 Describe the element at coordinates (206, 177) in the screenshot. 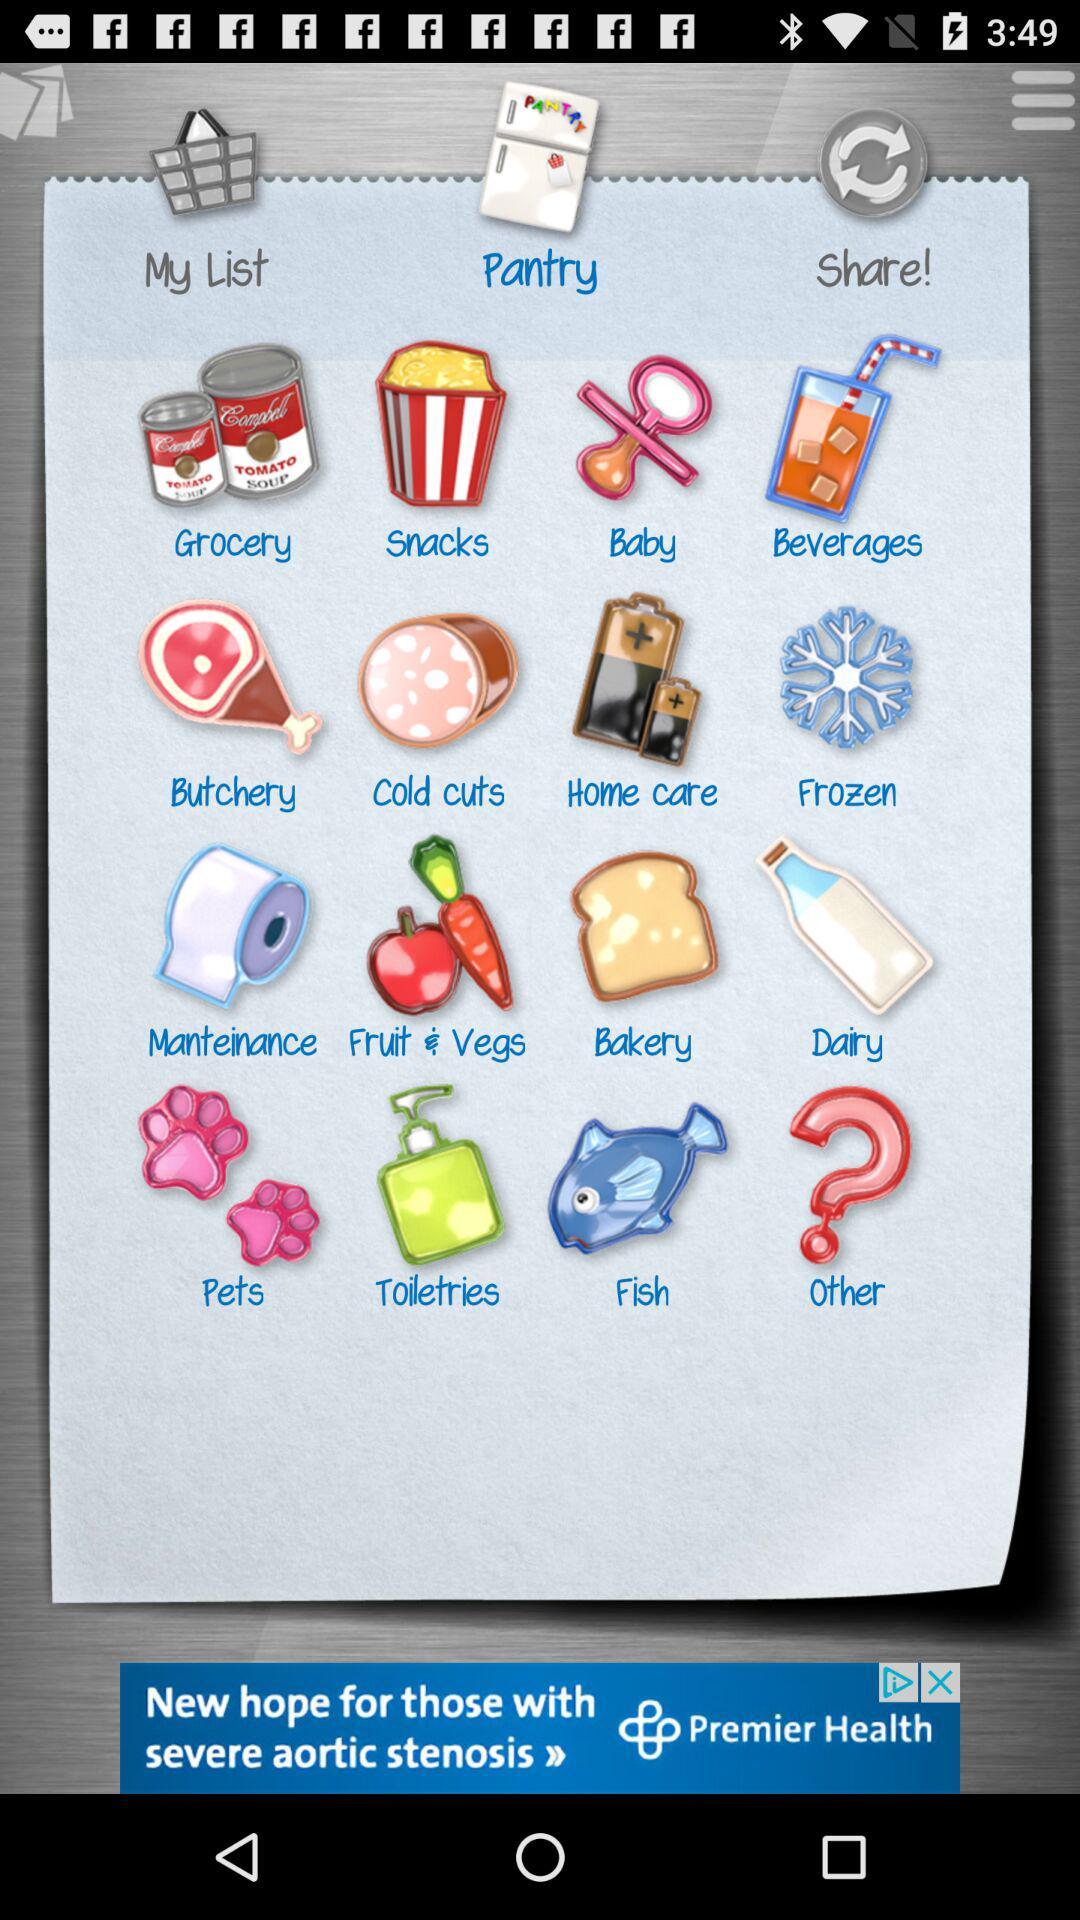

I see `the cart icon` at that location.